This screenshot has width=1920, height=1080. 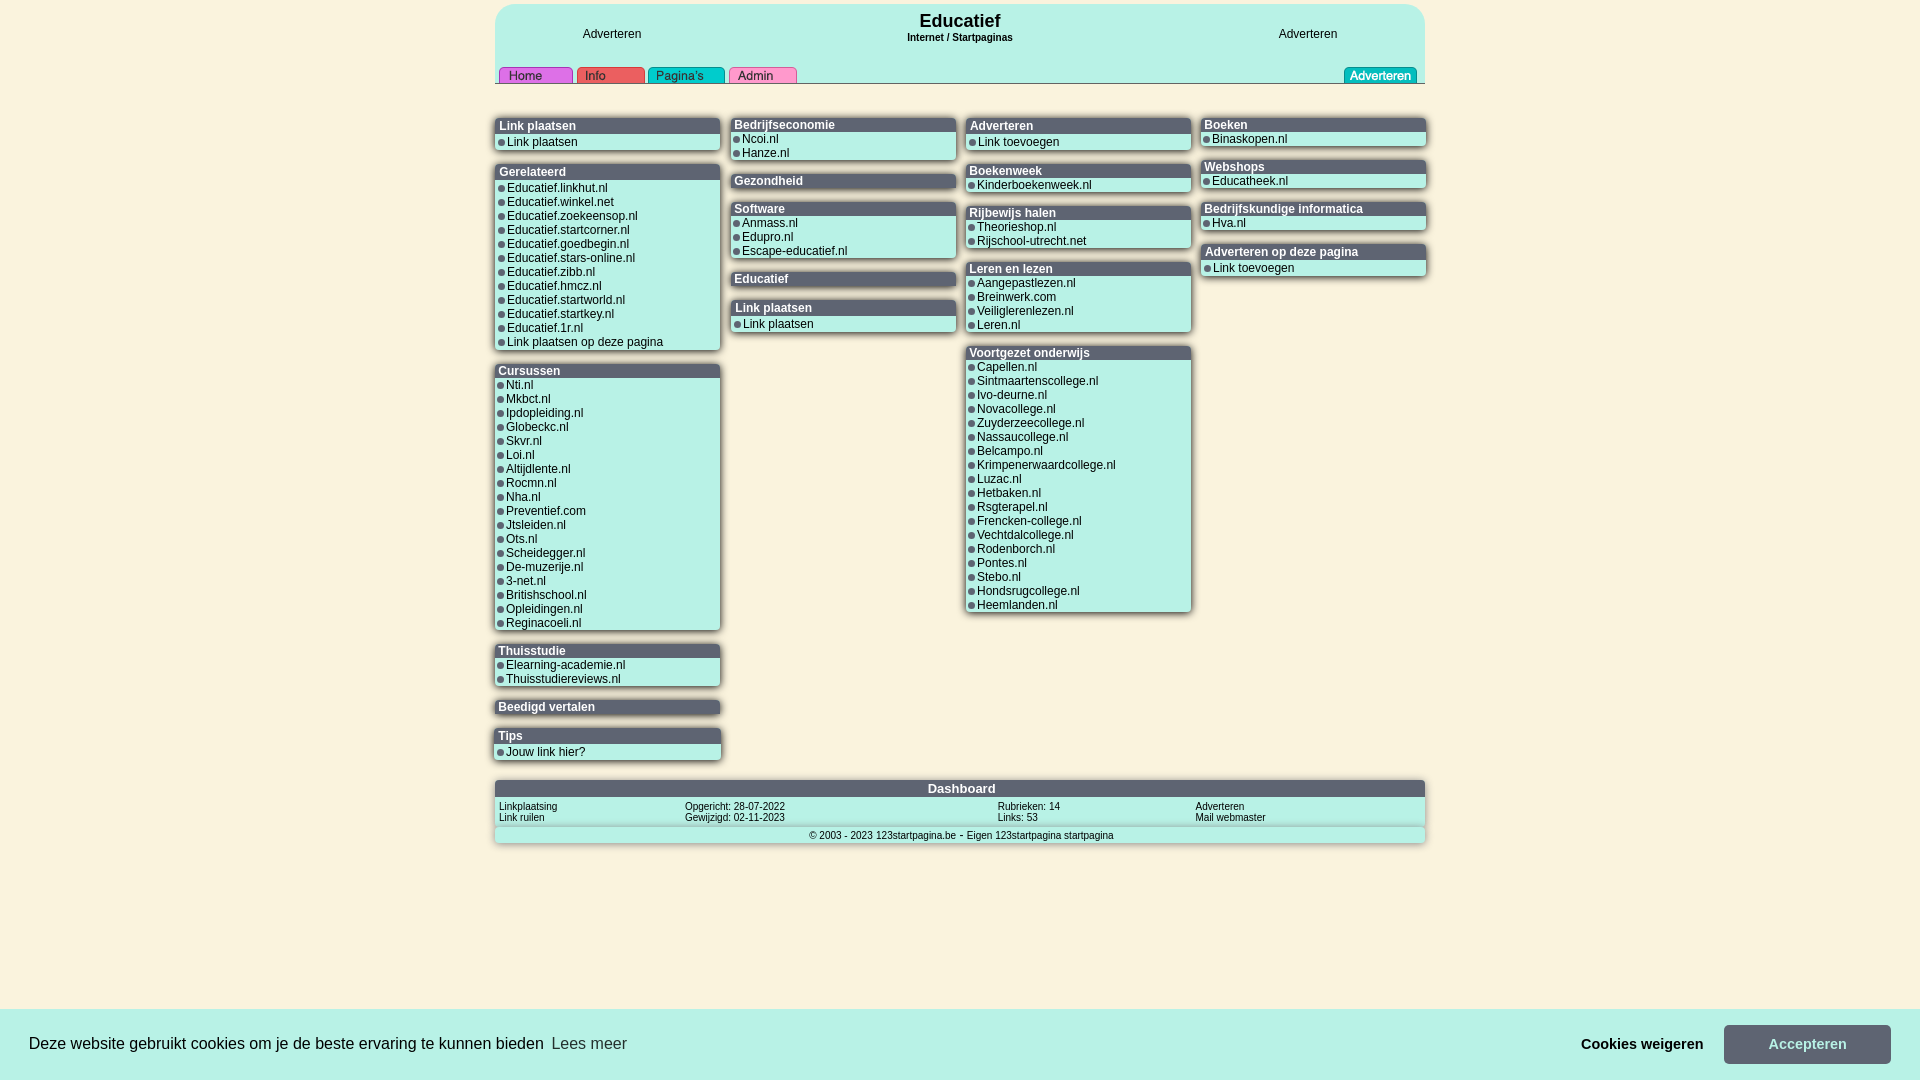 I want to click on 'Binaskopen.nl', so click(x=1248, y=137).